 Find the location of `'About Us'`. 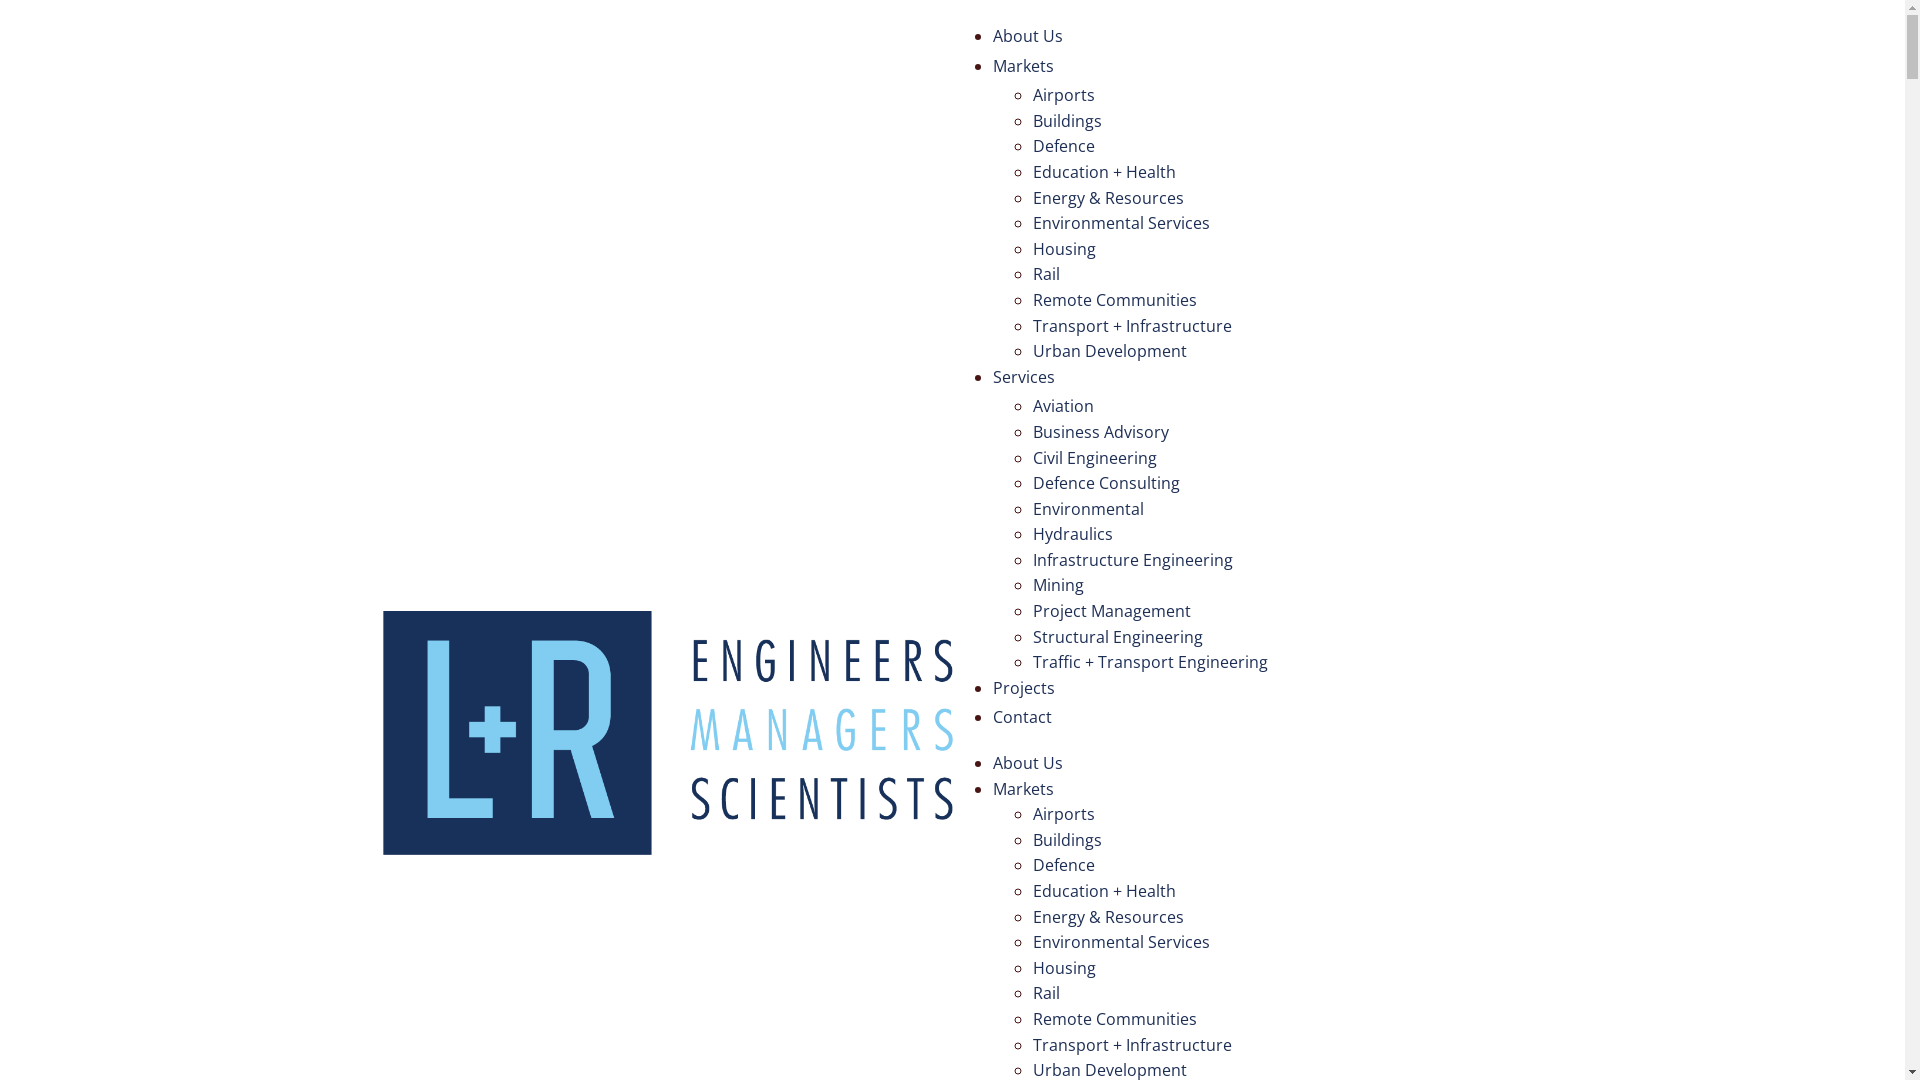

'About Us' is located at coordinates (992, 39).